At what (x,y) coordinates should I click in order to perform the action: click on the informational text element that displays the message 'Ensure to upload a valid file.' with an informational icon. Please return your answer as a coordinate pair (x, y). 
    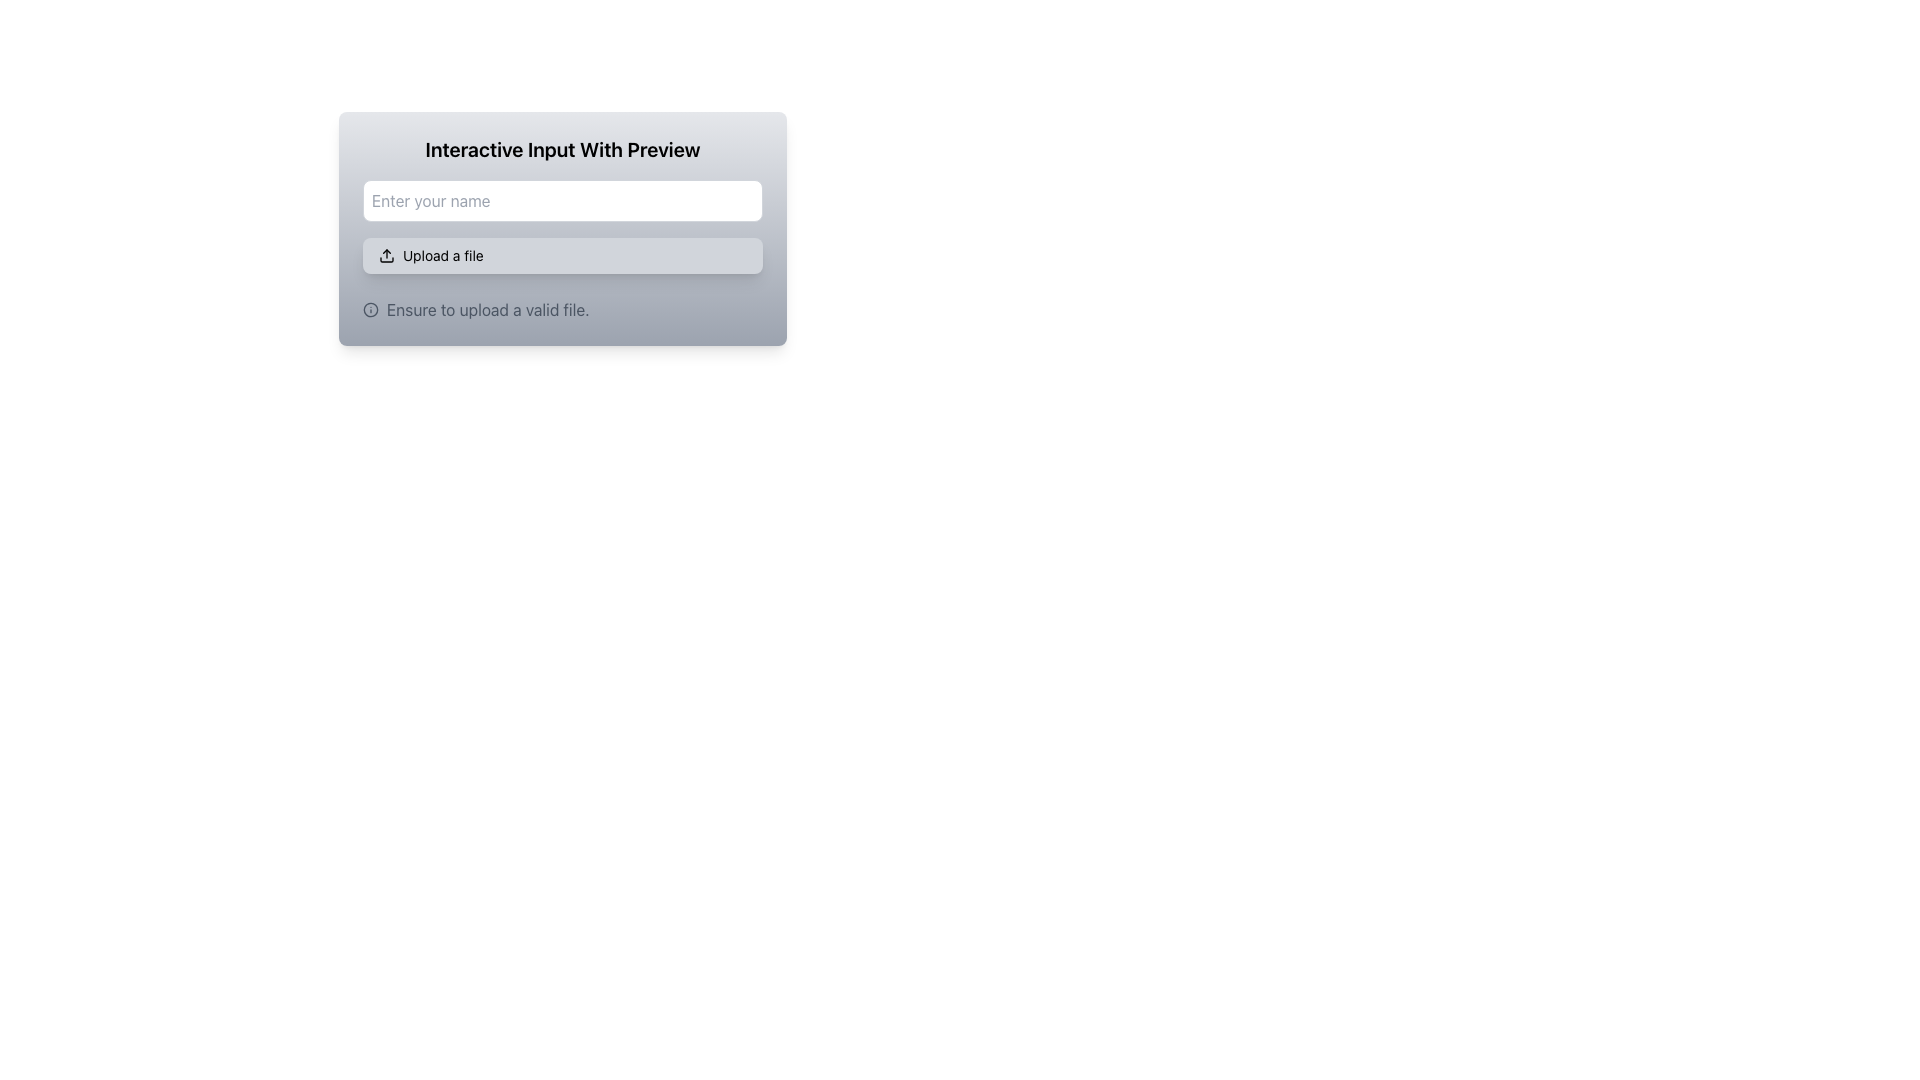
    Looking at the image, I should click on (561, 309).